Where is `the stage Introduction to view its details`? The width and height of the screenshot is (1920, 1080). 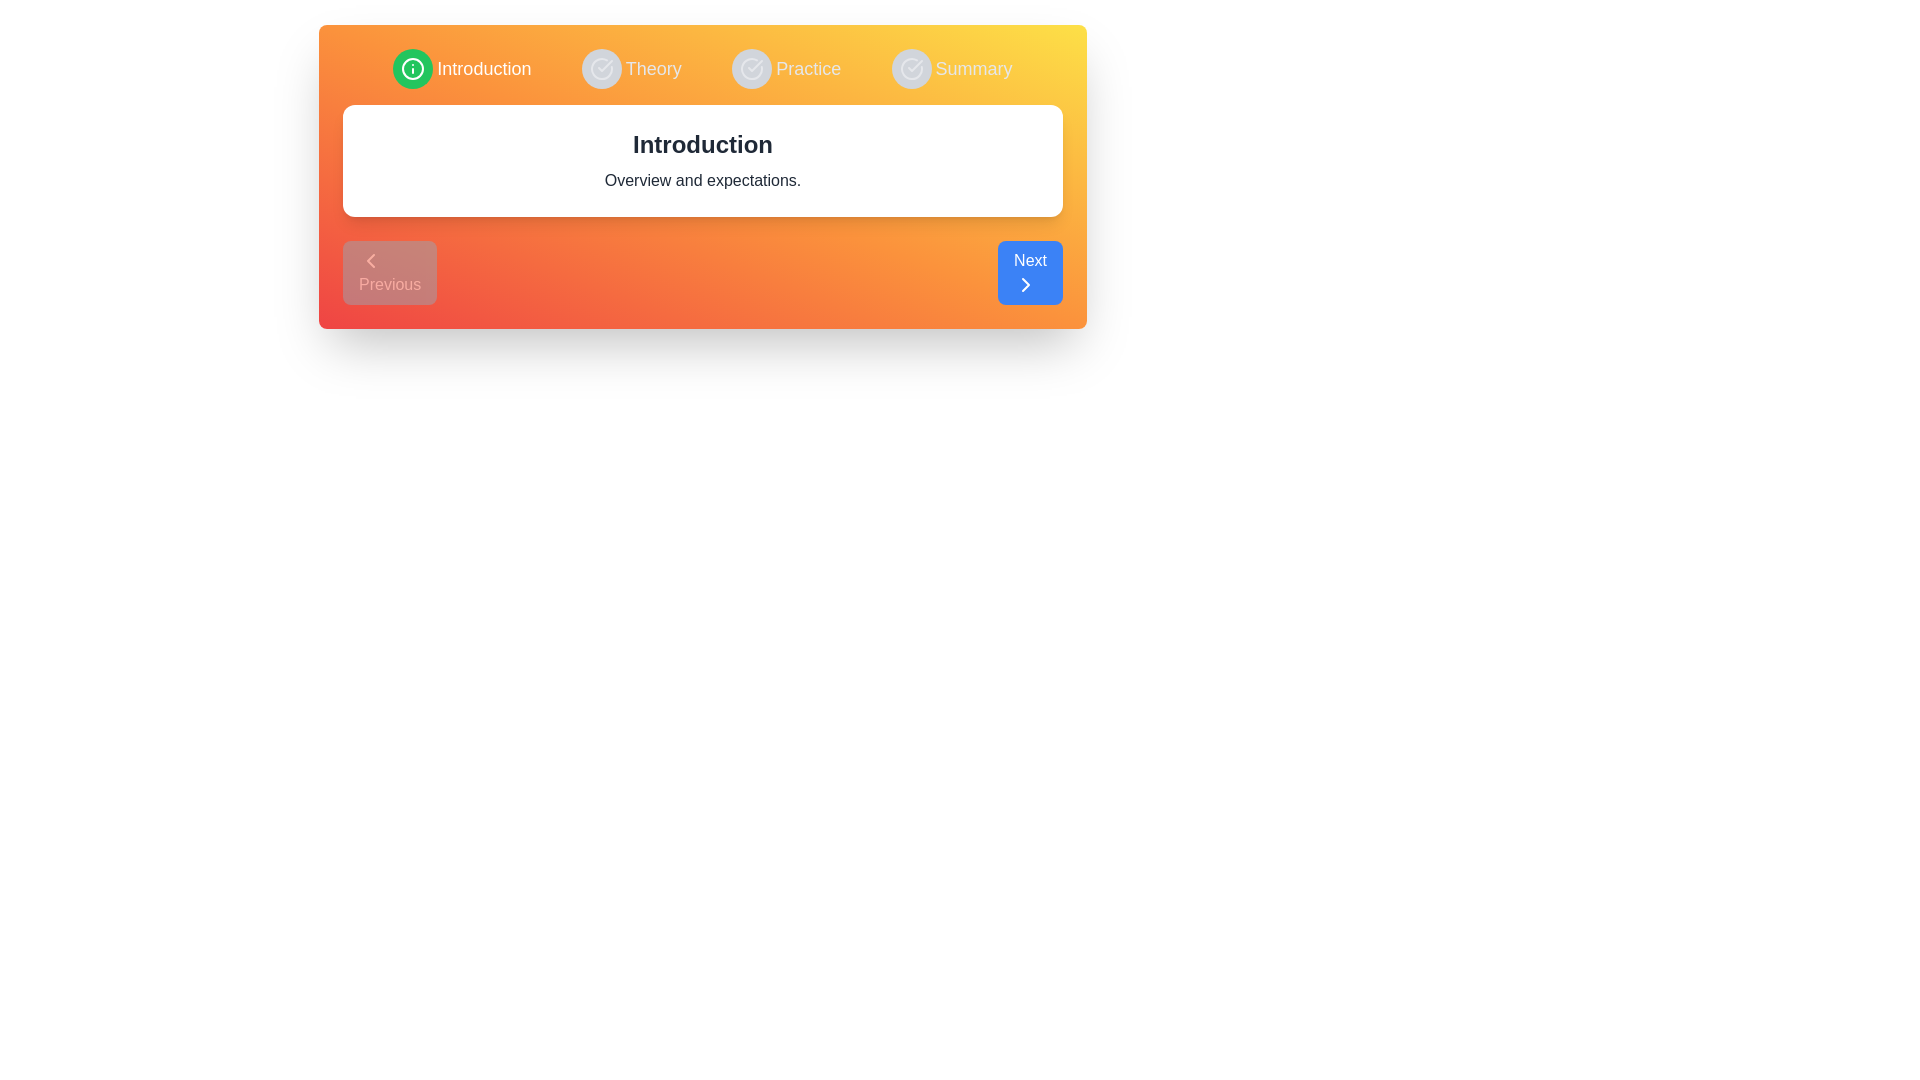
the stage Introduction to view its details is located at coordinates (461, 68).